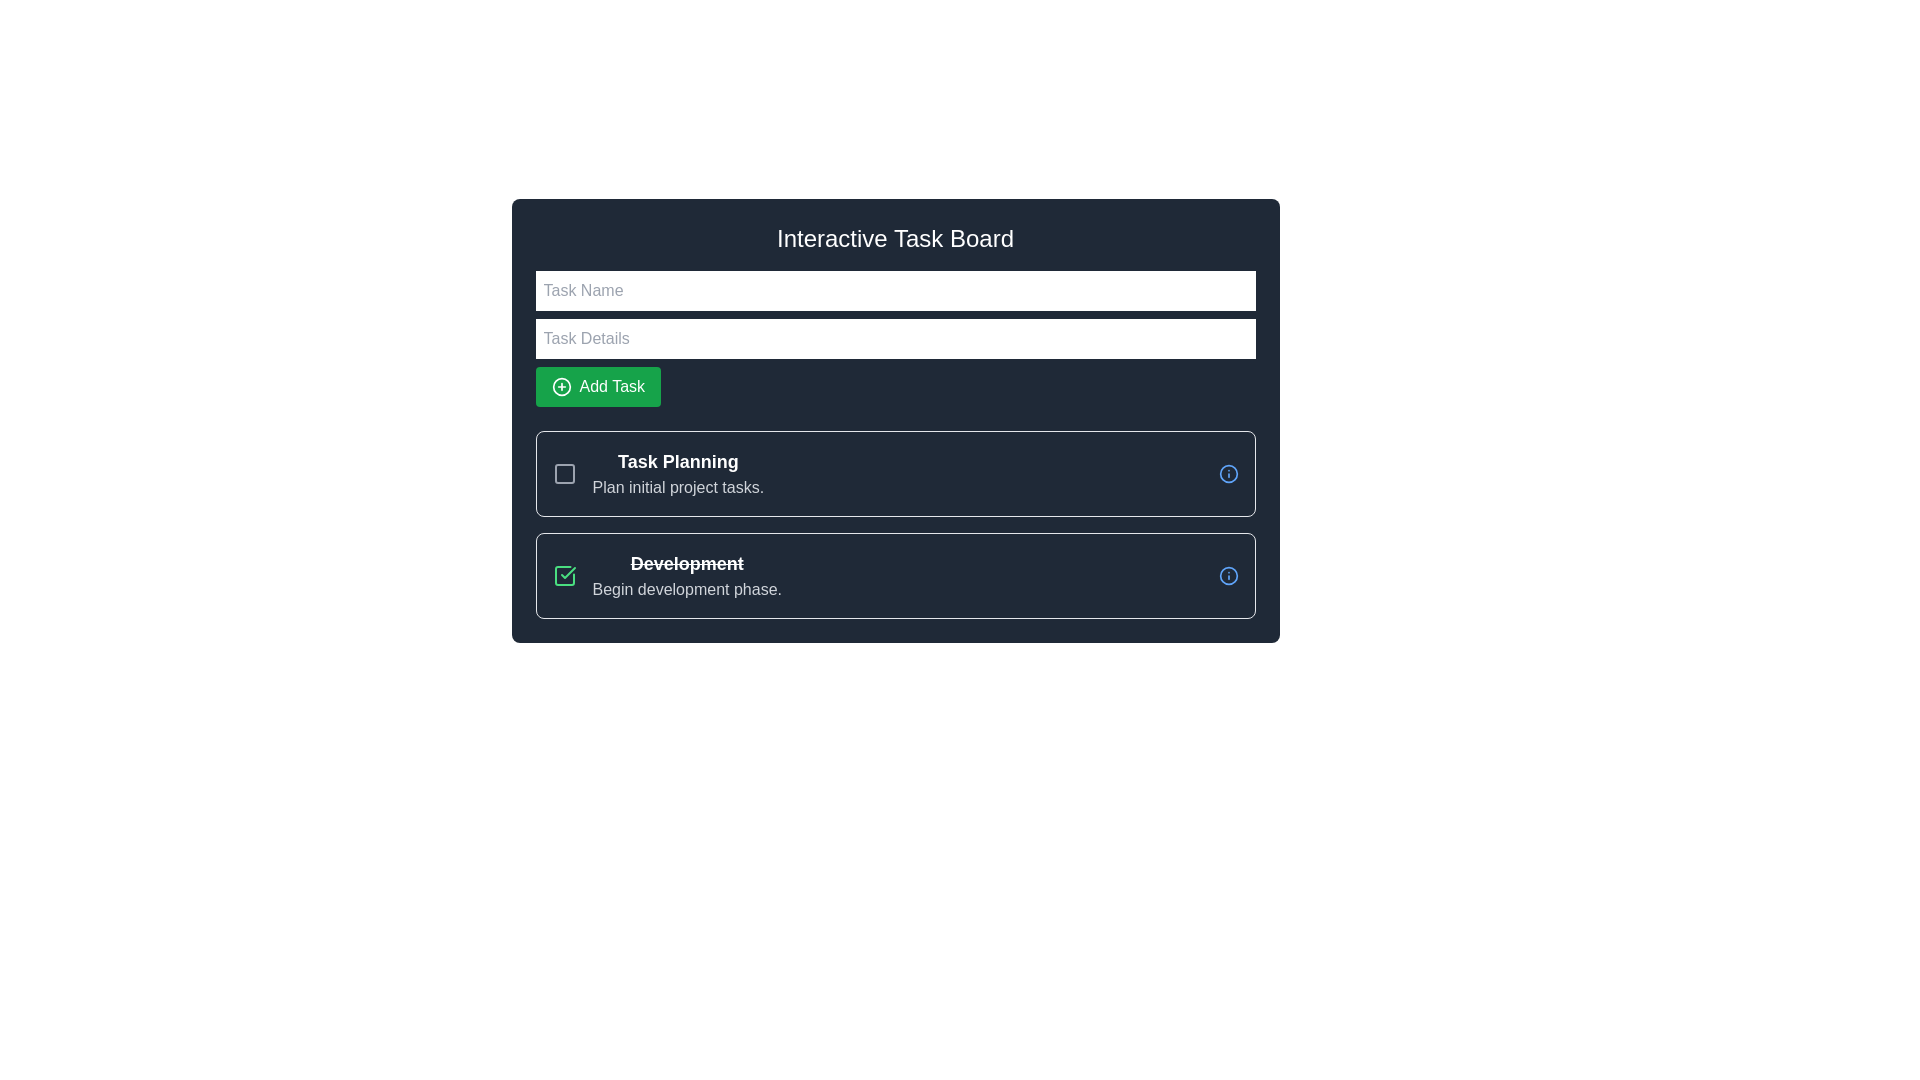 The height and width of the screenshot is (1080, 1920). Describe the element at coordinates (1227, 575) in the screenshot. I see `the visual representation of the Circle icon, which is a bordered, hollow circle located in the 'Development' task component, positioned to the far right and centrally aligned` at that location.